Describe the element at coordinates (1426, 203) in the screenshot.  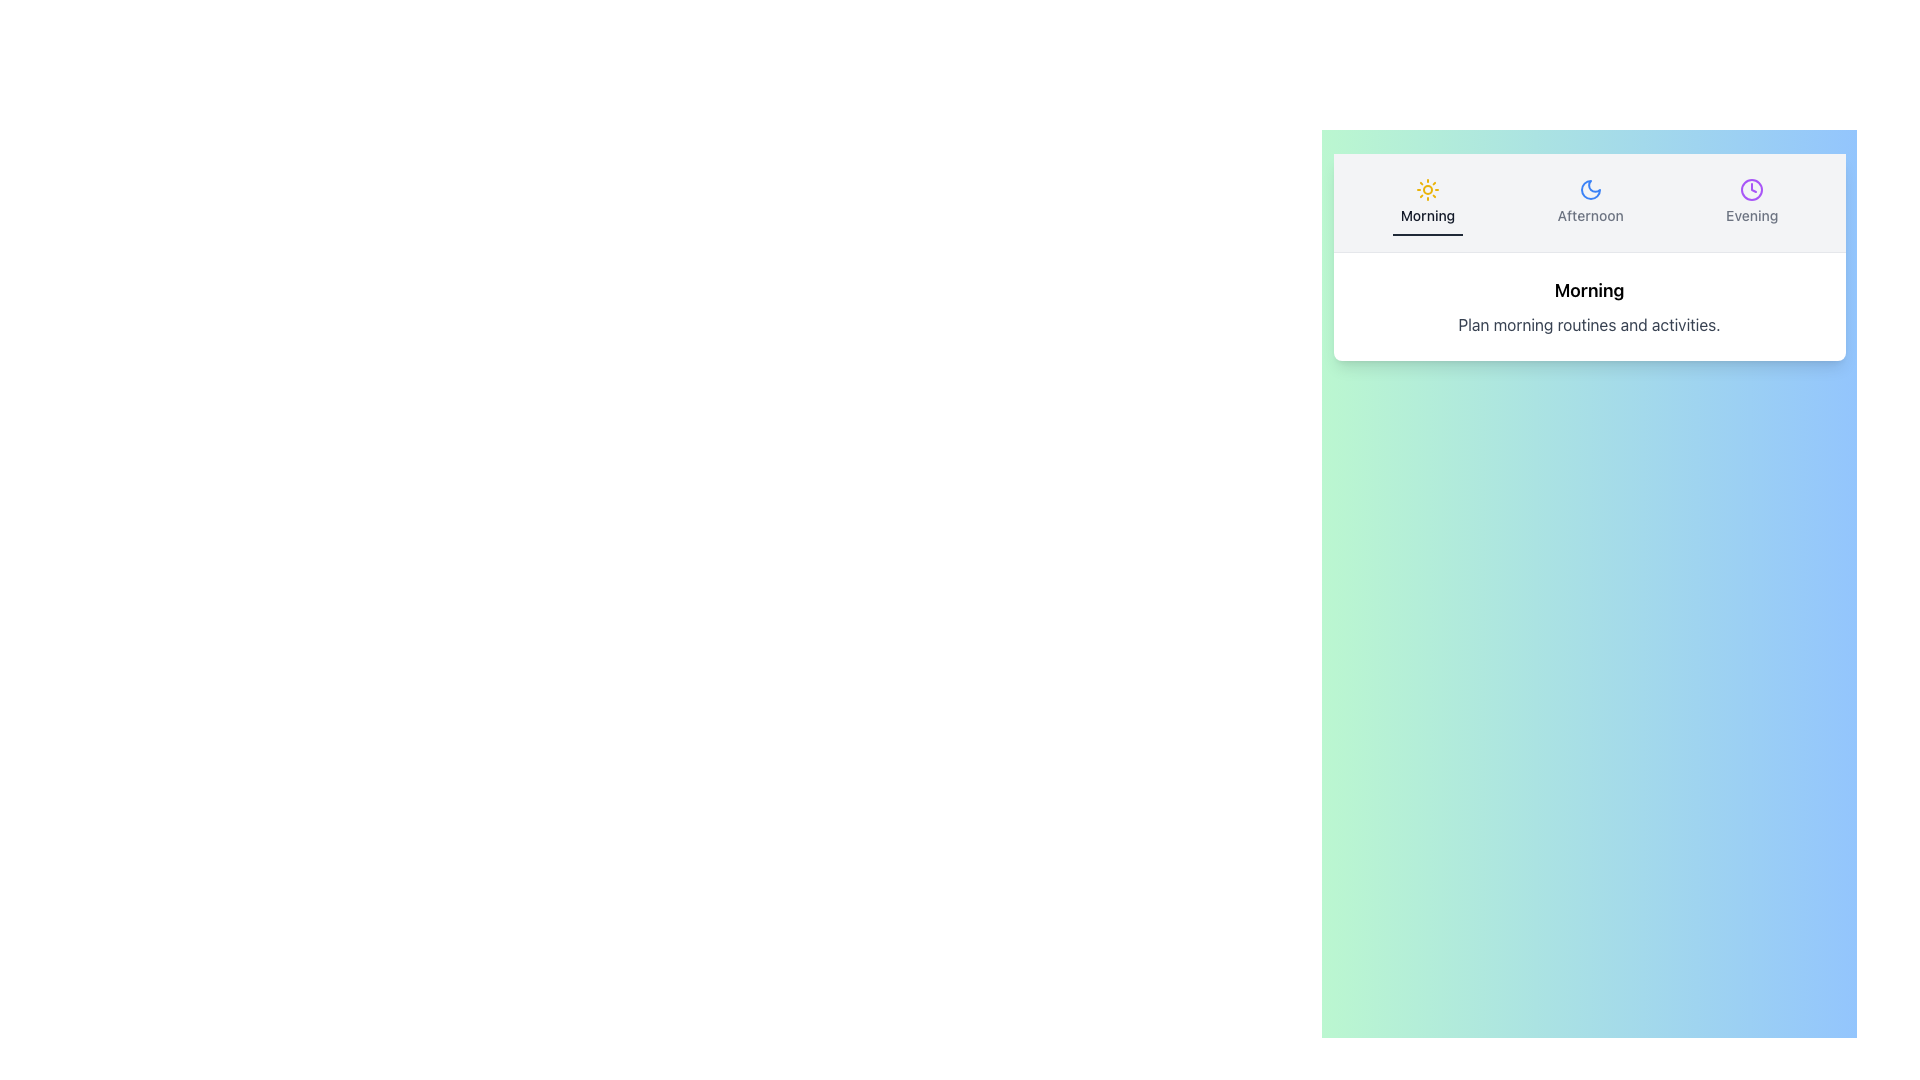
I see `the 'Morning' button located at the top of the application's main section` at that location.